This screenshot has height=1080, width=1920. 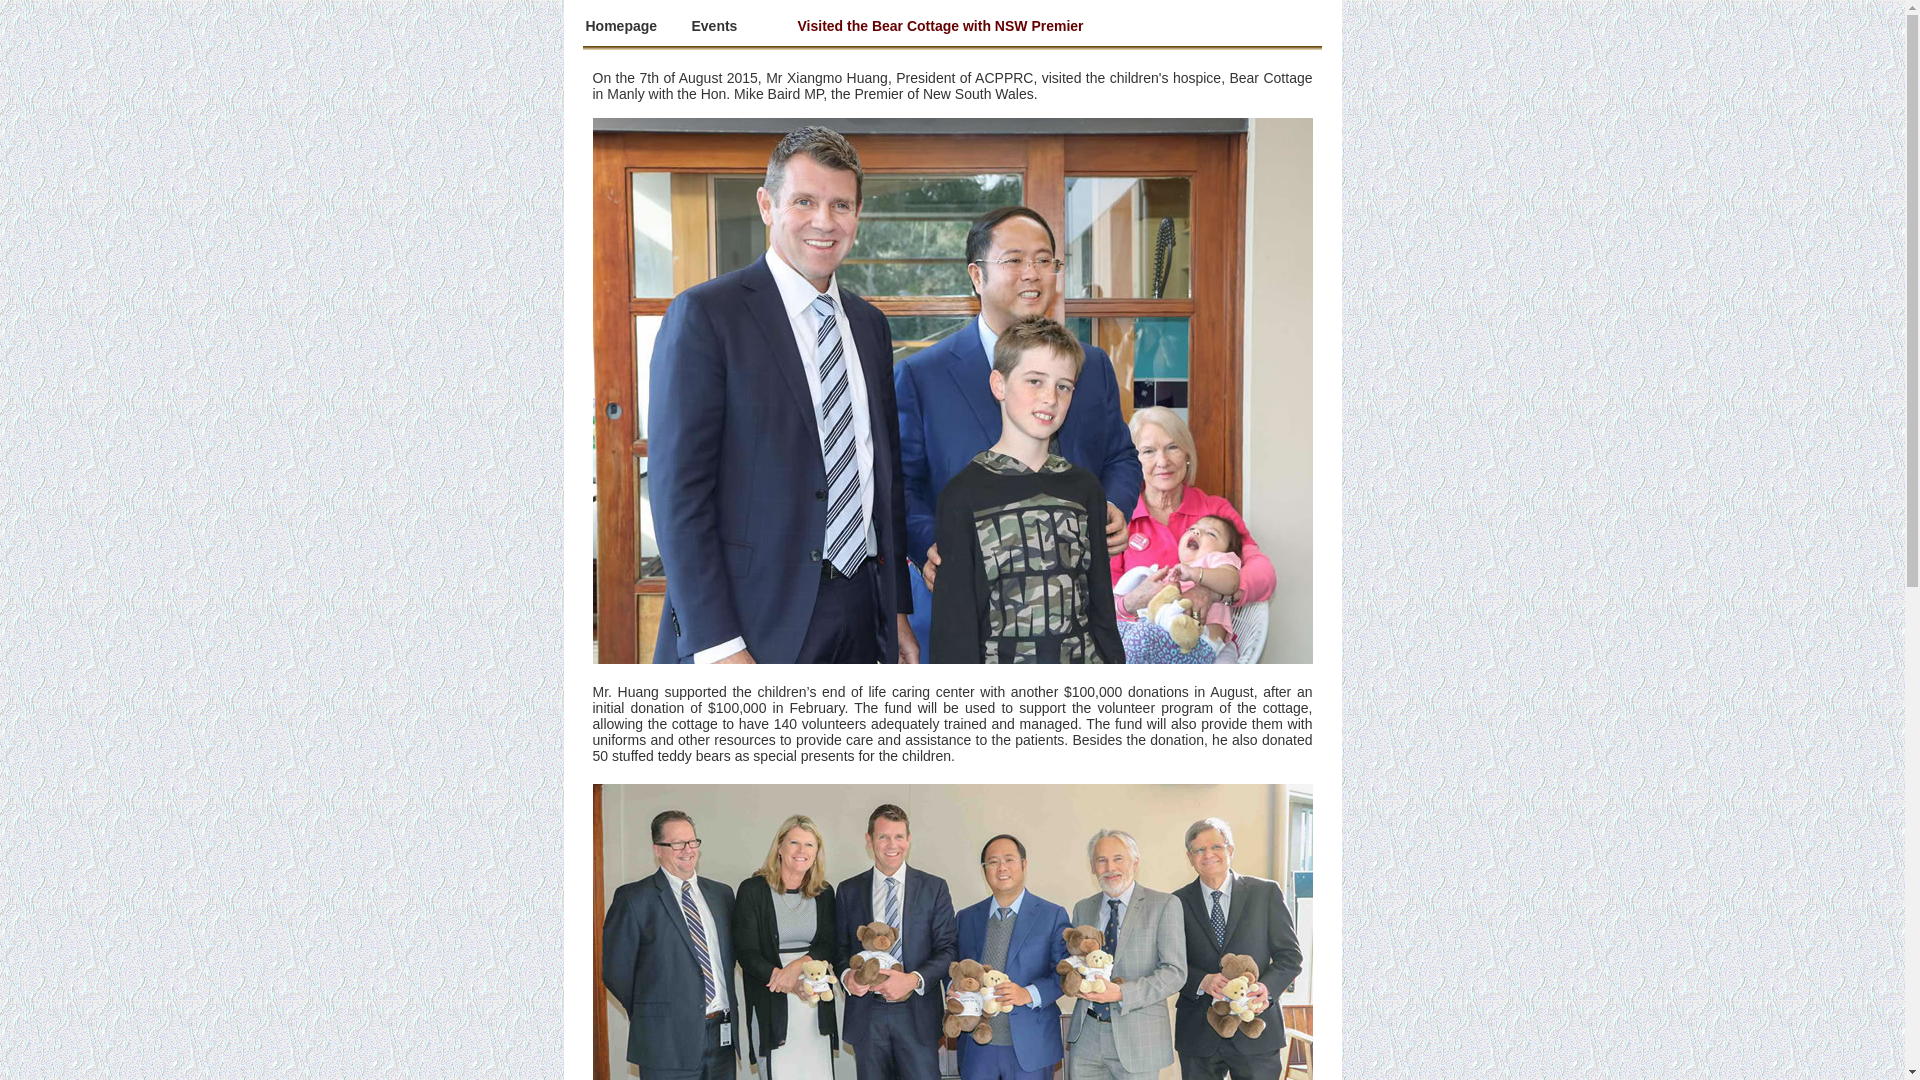 What do you see at coordinates (584, 26) in the screenshot?
I see `'Homepage'` at bounding box center [584, 26].